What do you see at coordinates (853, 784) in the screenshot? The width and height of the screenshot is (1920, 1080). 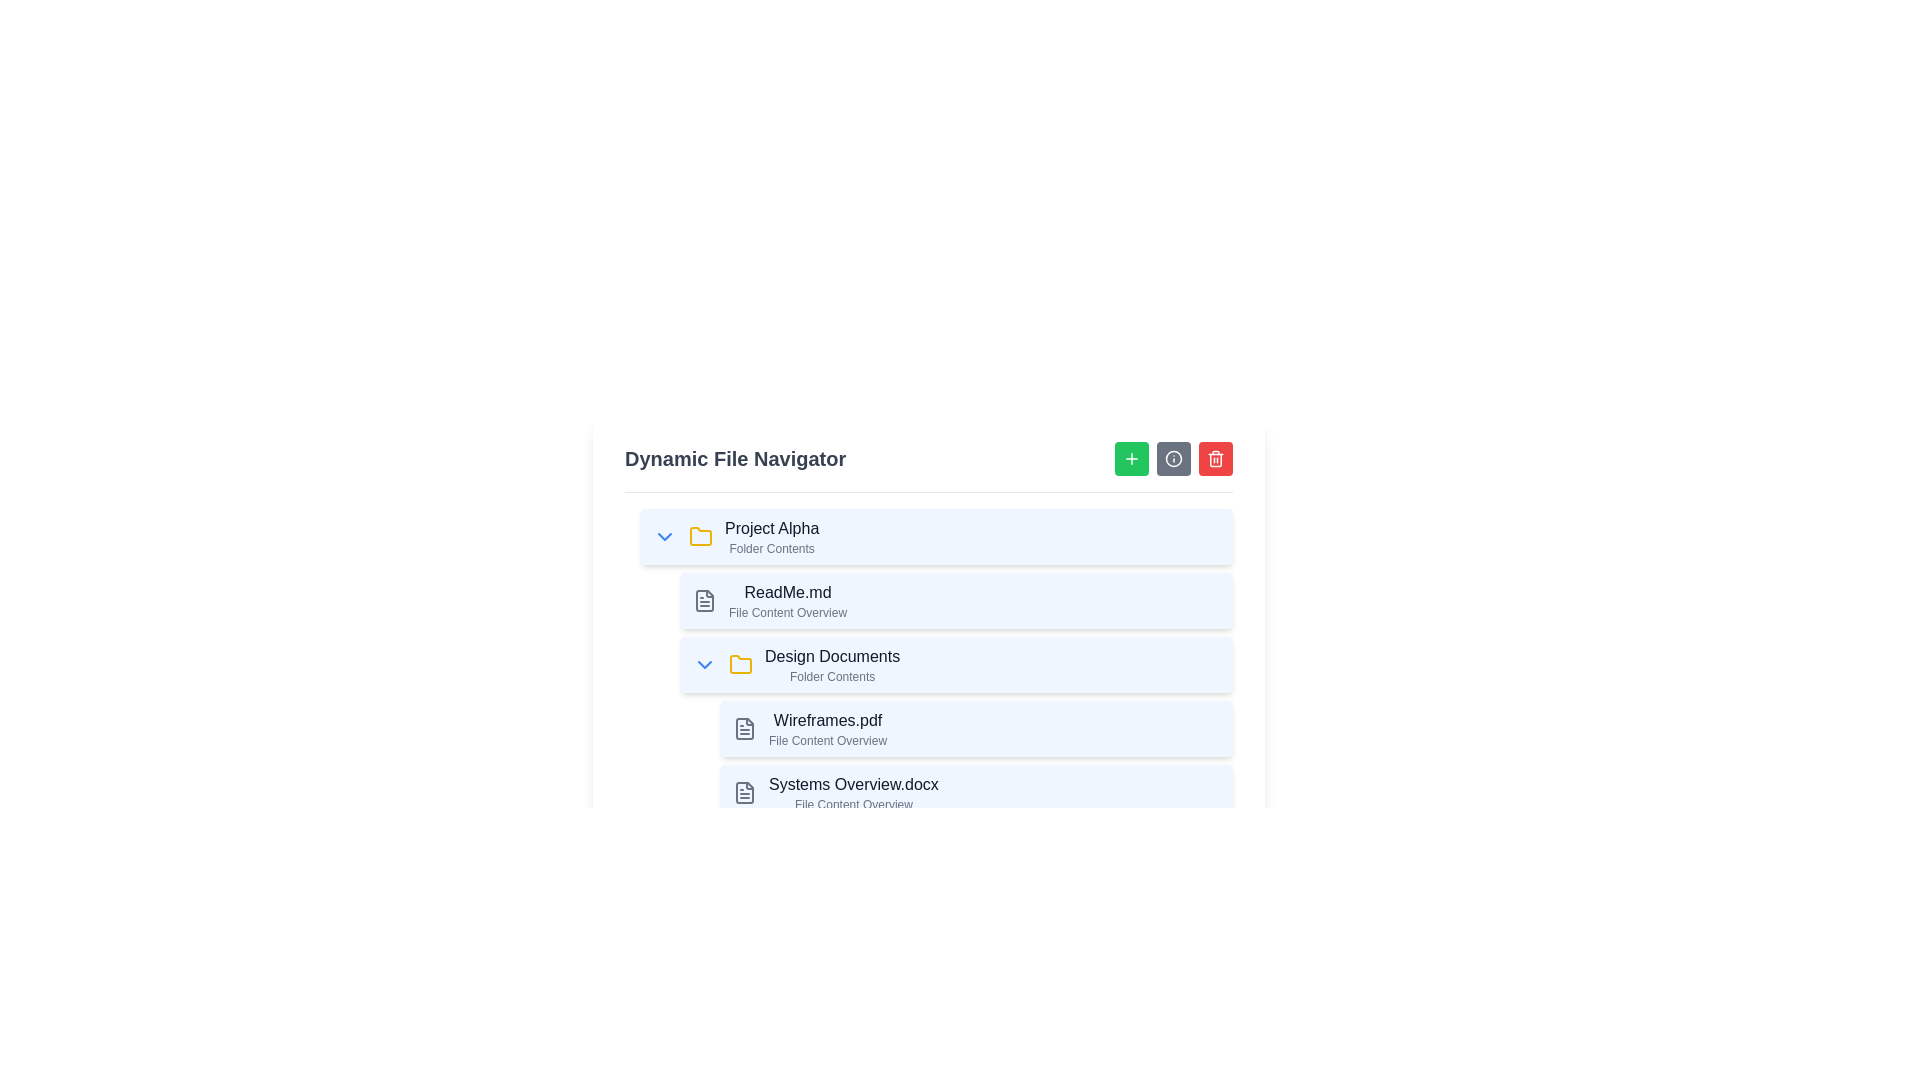 I see `the text label displaying the name of a file in the file navigator, which is positioned below 'Wireframes.pdf' and above 'File Content Overview'` at bounding box center [853, 784].